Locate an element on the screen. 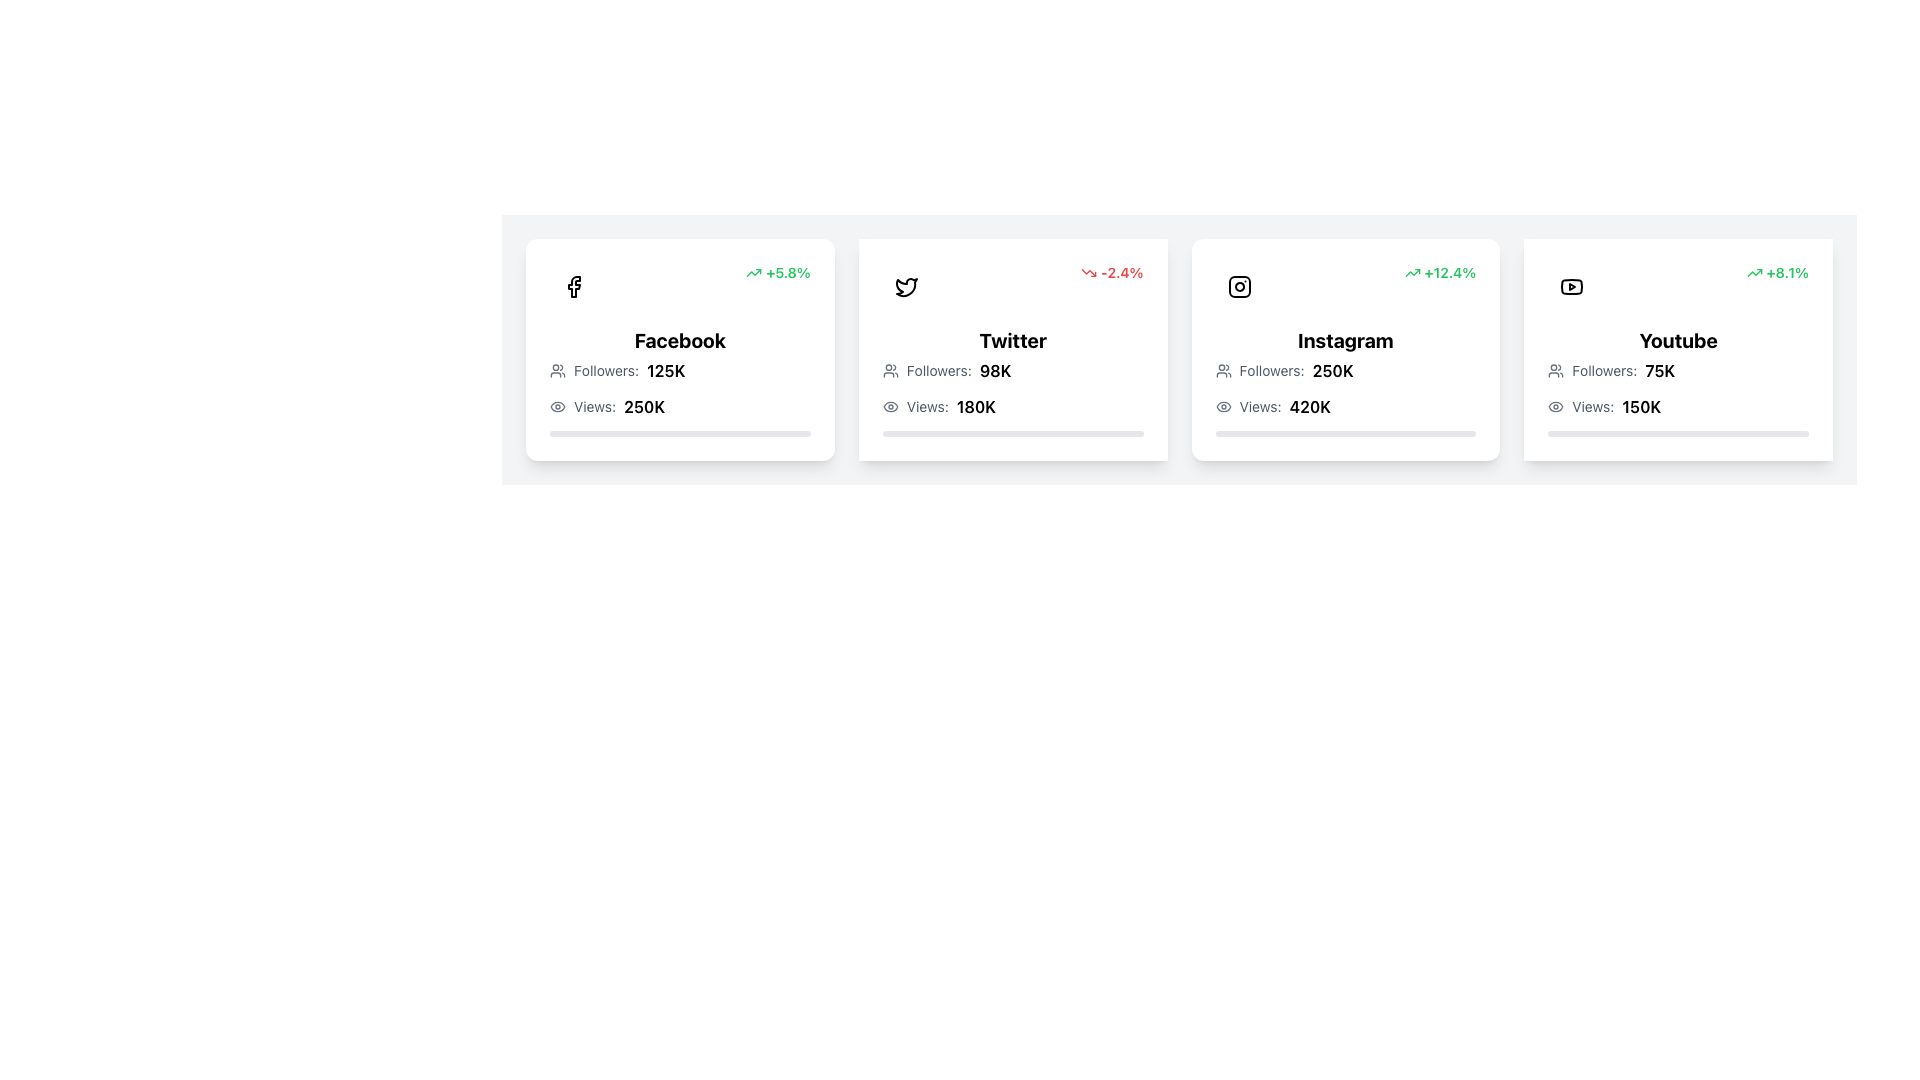 The width and height of the screenshot is (1920, 1080). the upward arrow icon representing a positive trend in the Youtube statistics card, located at the top-right corner before the text '+8.1%' is located at coordinates (1753, 273).